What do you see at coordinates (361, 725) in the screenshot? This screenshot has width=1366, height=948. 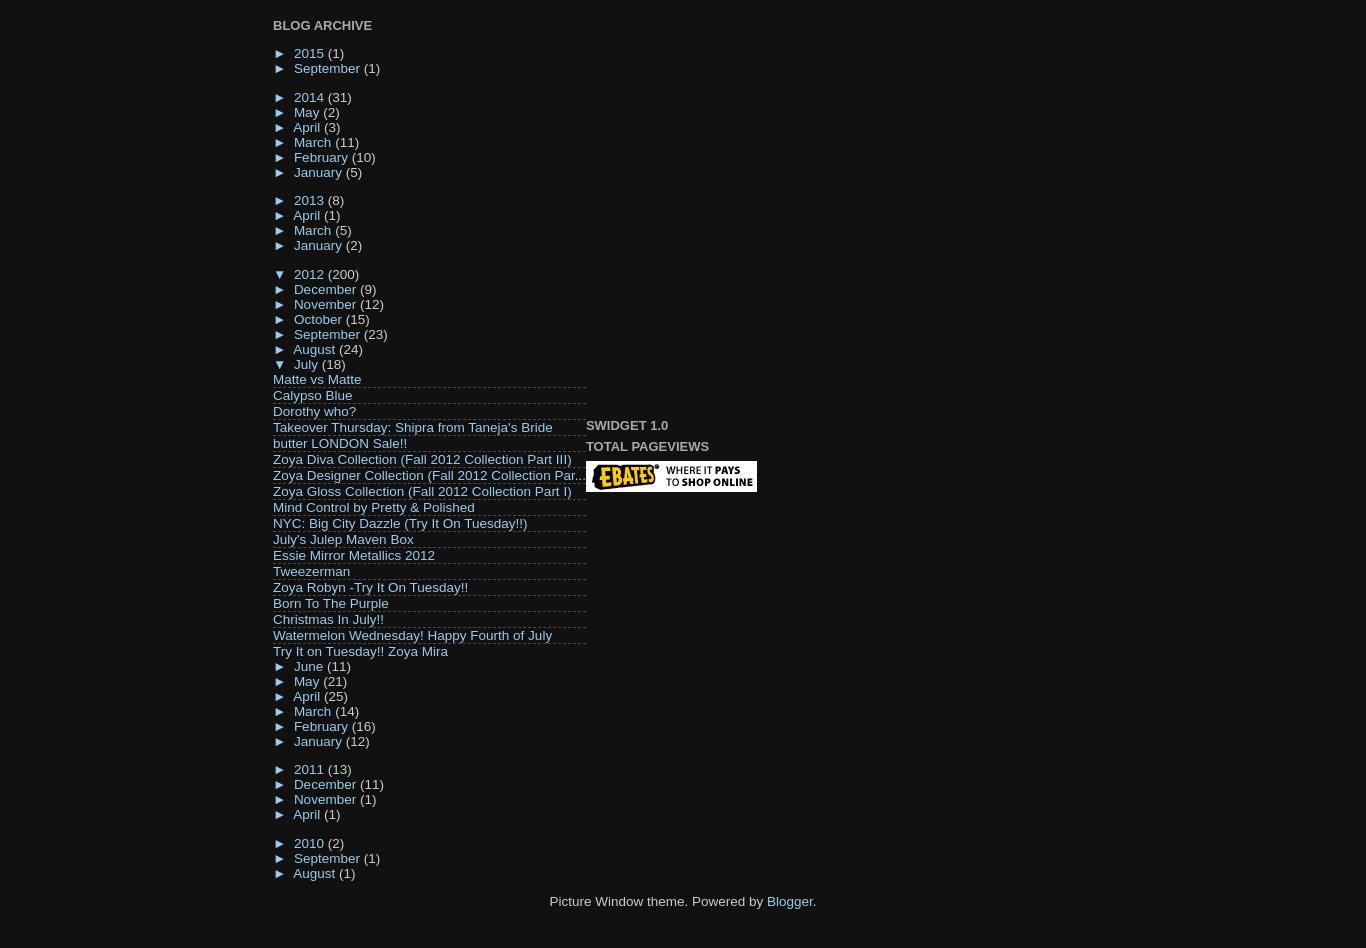 I see `'(16)'` at bounding box center [361, 725].